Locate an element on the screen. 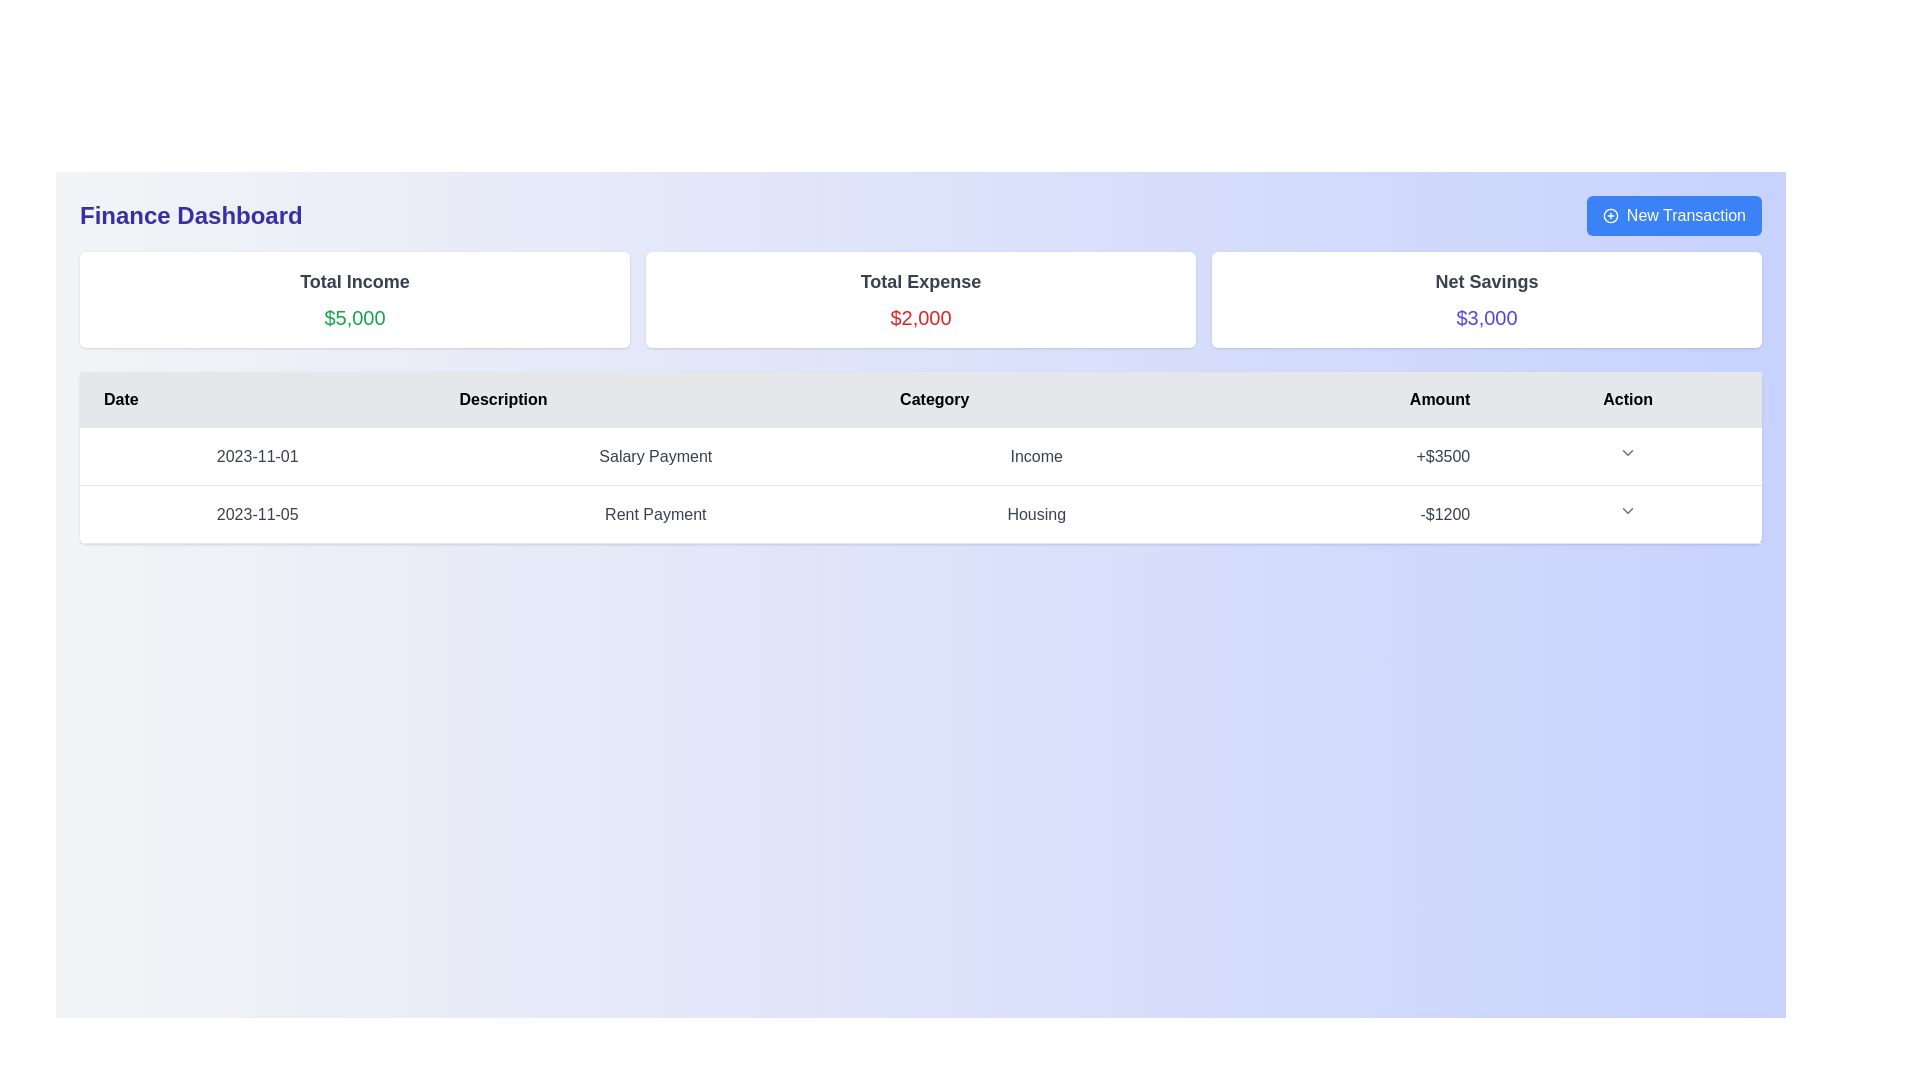 The width and height of the screenshot is (1920, 1080). the second row in the financial dashboard table is located at coordinates (920, 512).